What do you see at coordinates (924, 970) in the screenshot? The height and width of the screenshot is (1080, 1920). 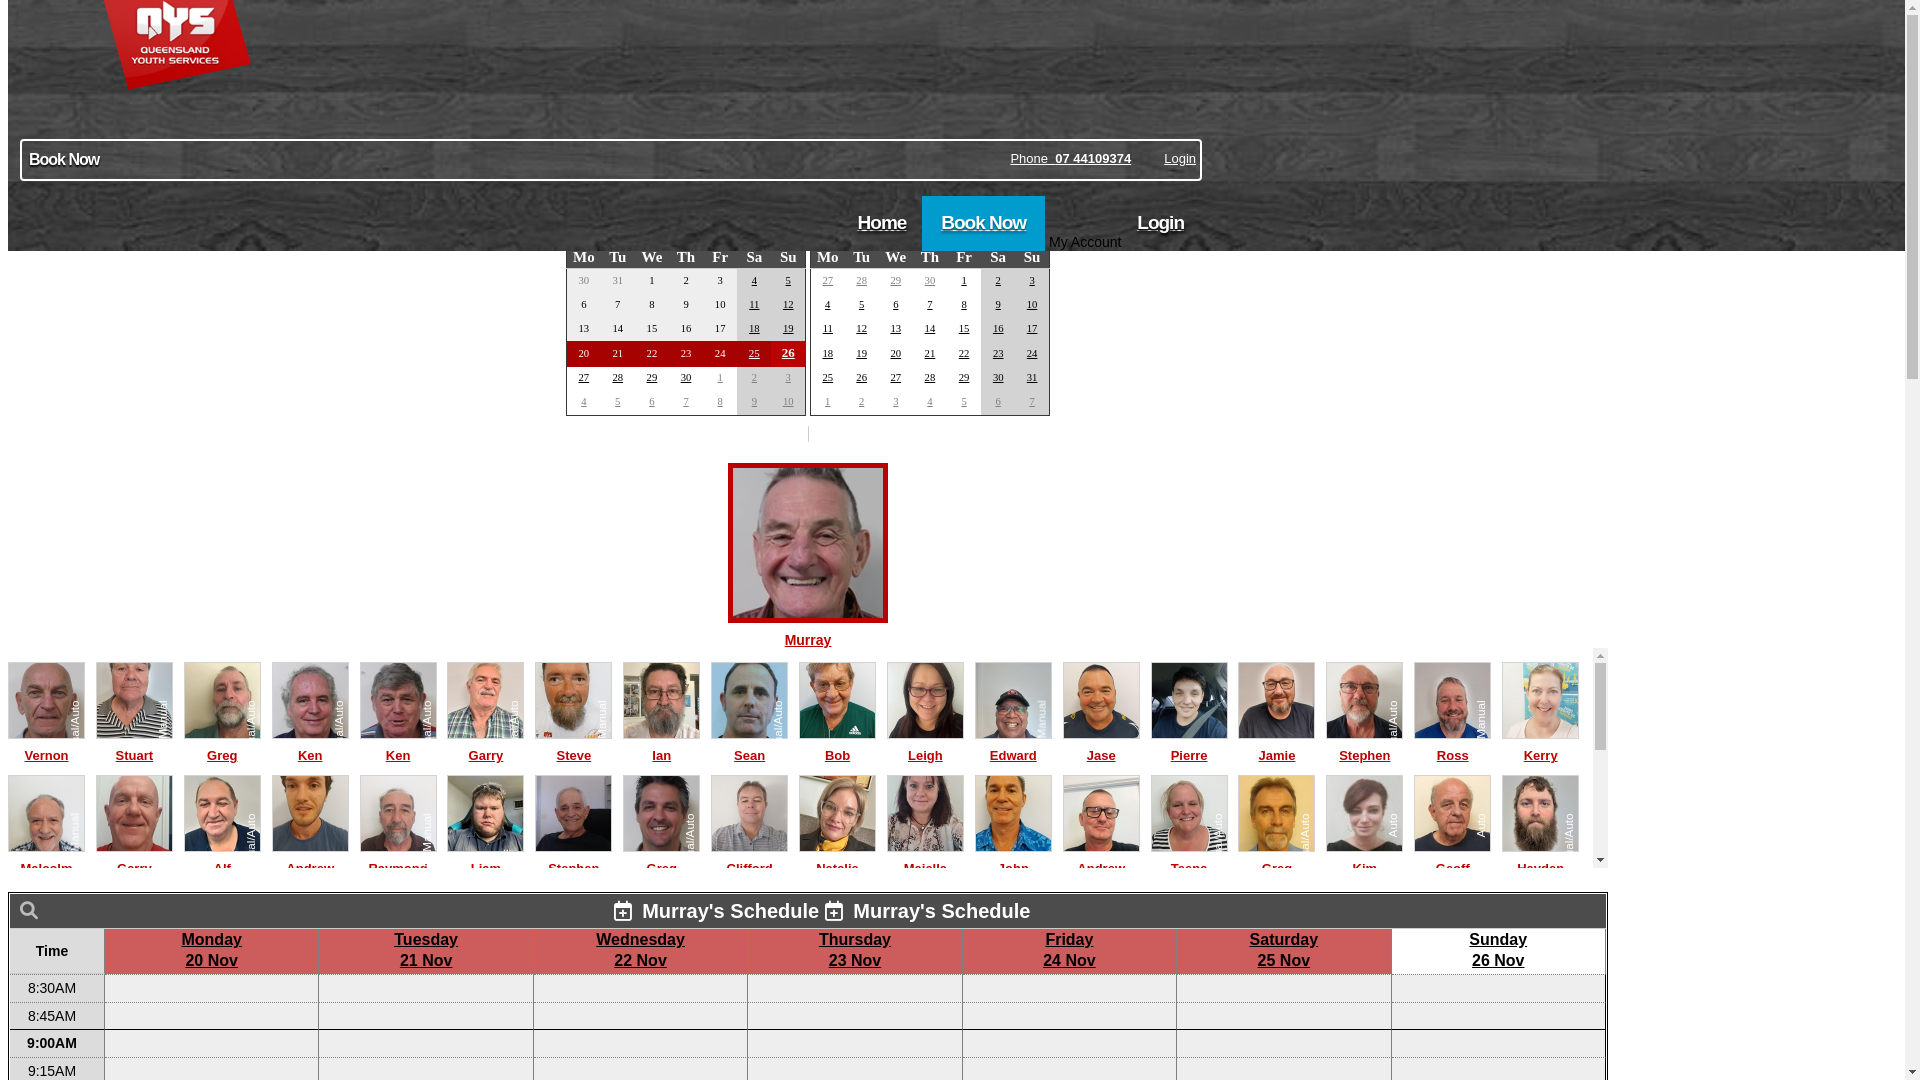 I see `'Joan` at bounding box center [924, 970].